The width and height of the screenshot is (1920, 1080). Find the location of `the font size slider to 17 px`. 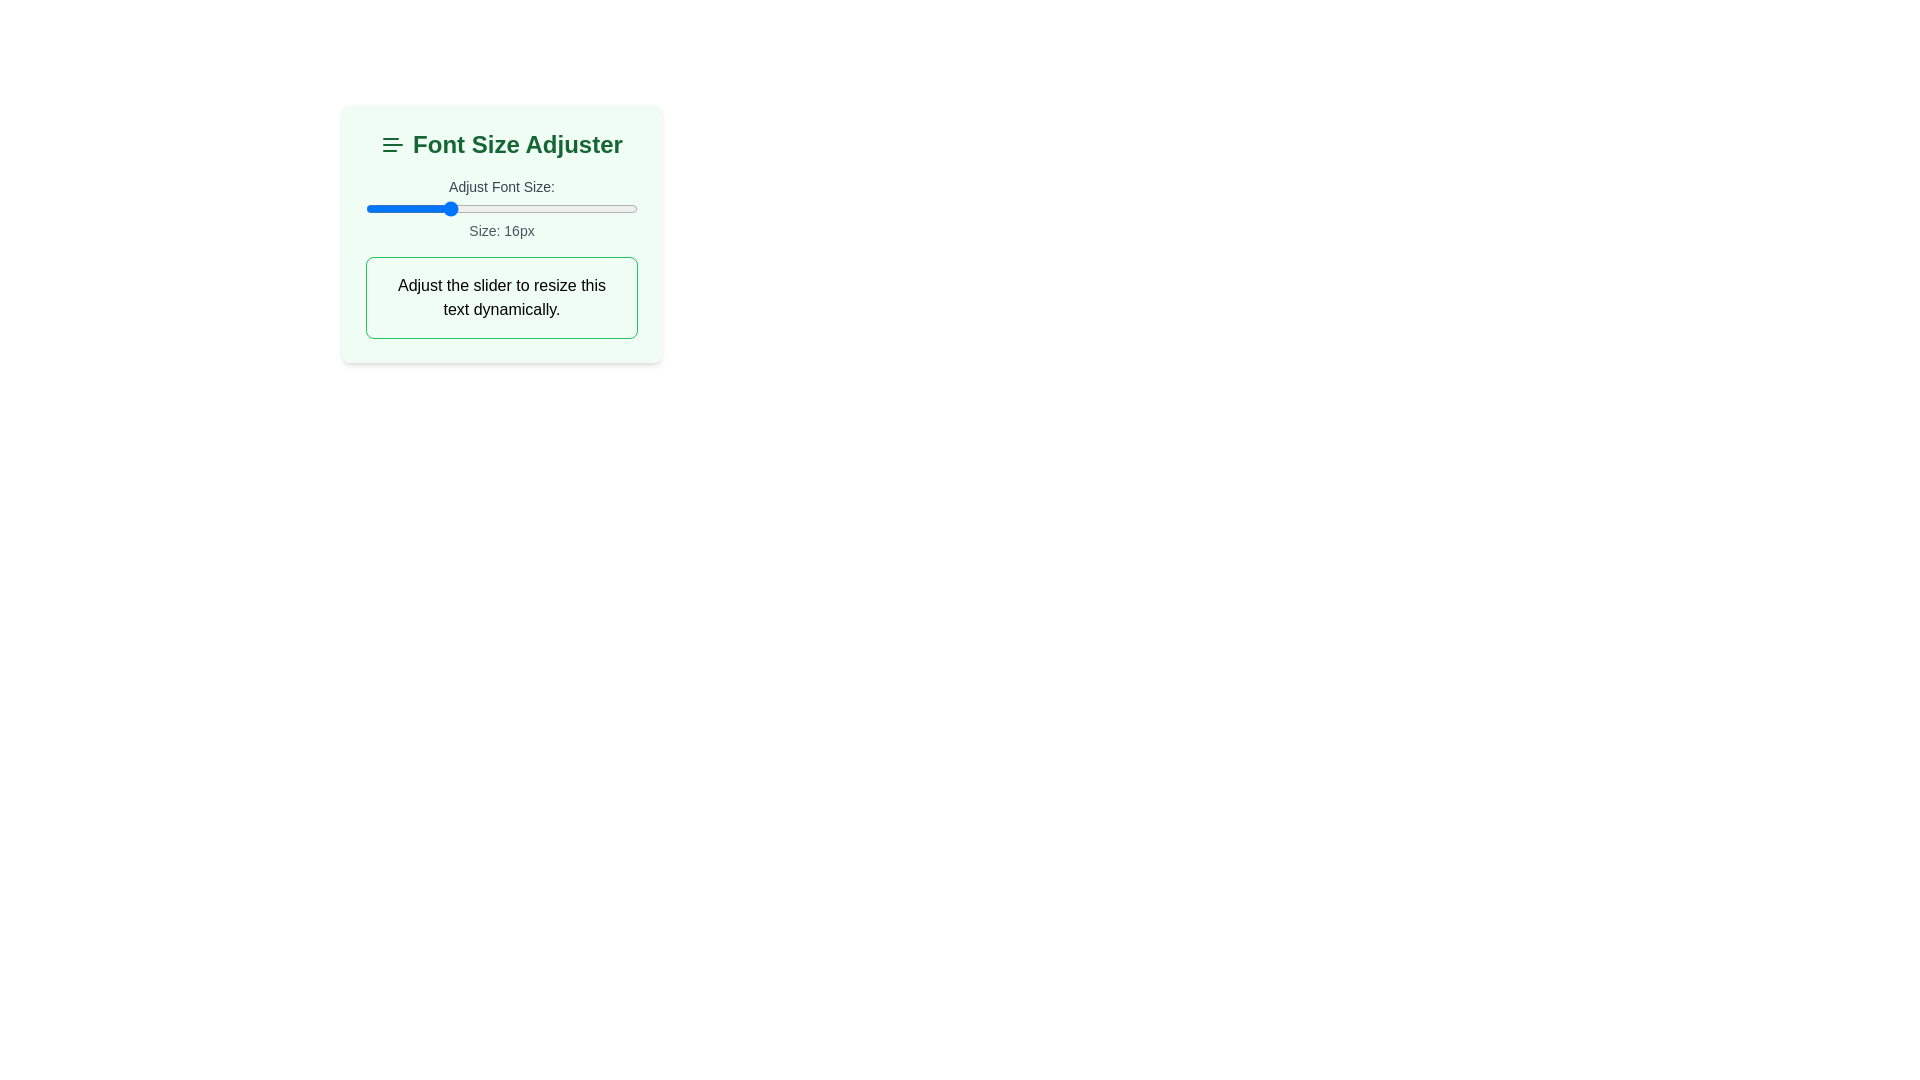

the font size slider to 17 px is located at coordinates (460, 208).